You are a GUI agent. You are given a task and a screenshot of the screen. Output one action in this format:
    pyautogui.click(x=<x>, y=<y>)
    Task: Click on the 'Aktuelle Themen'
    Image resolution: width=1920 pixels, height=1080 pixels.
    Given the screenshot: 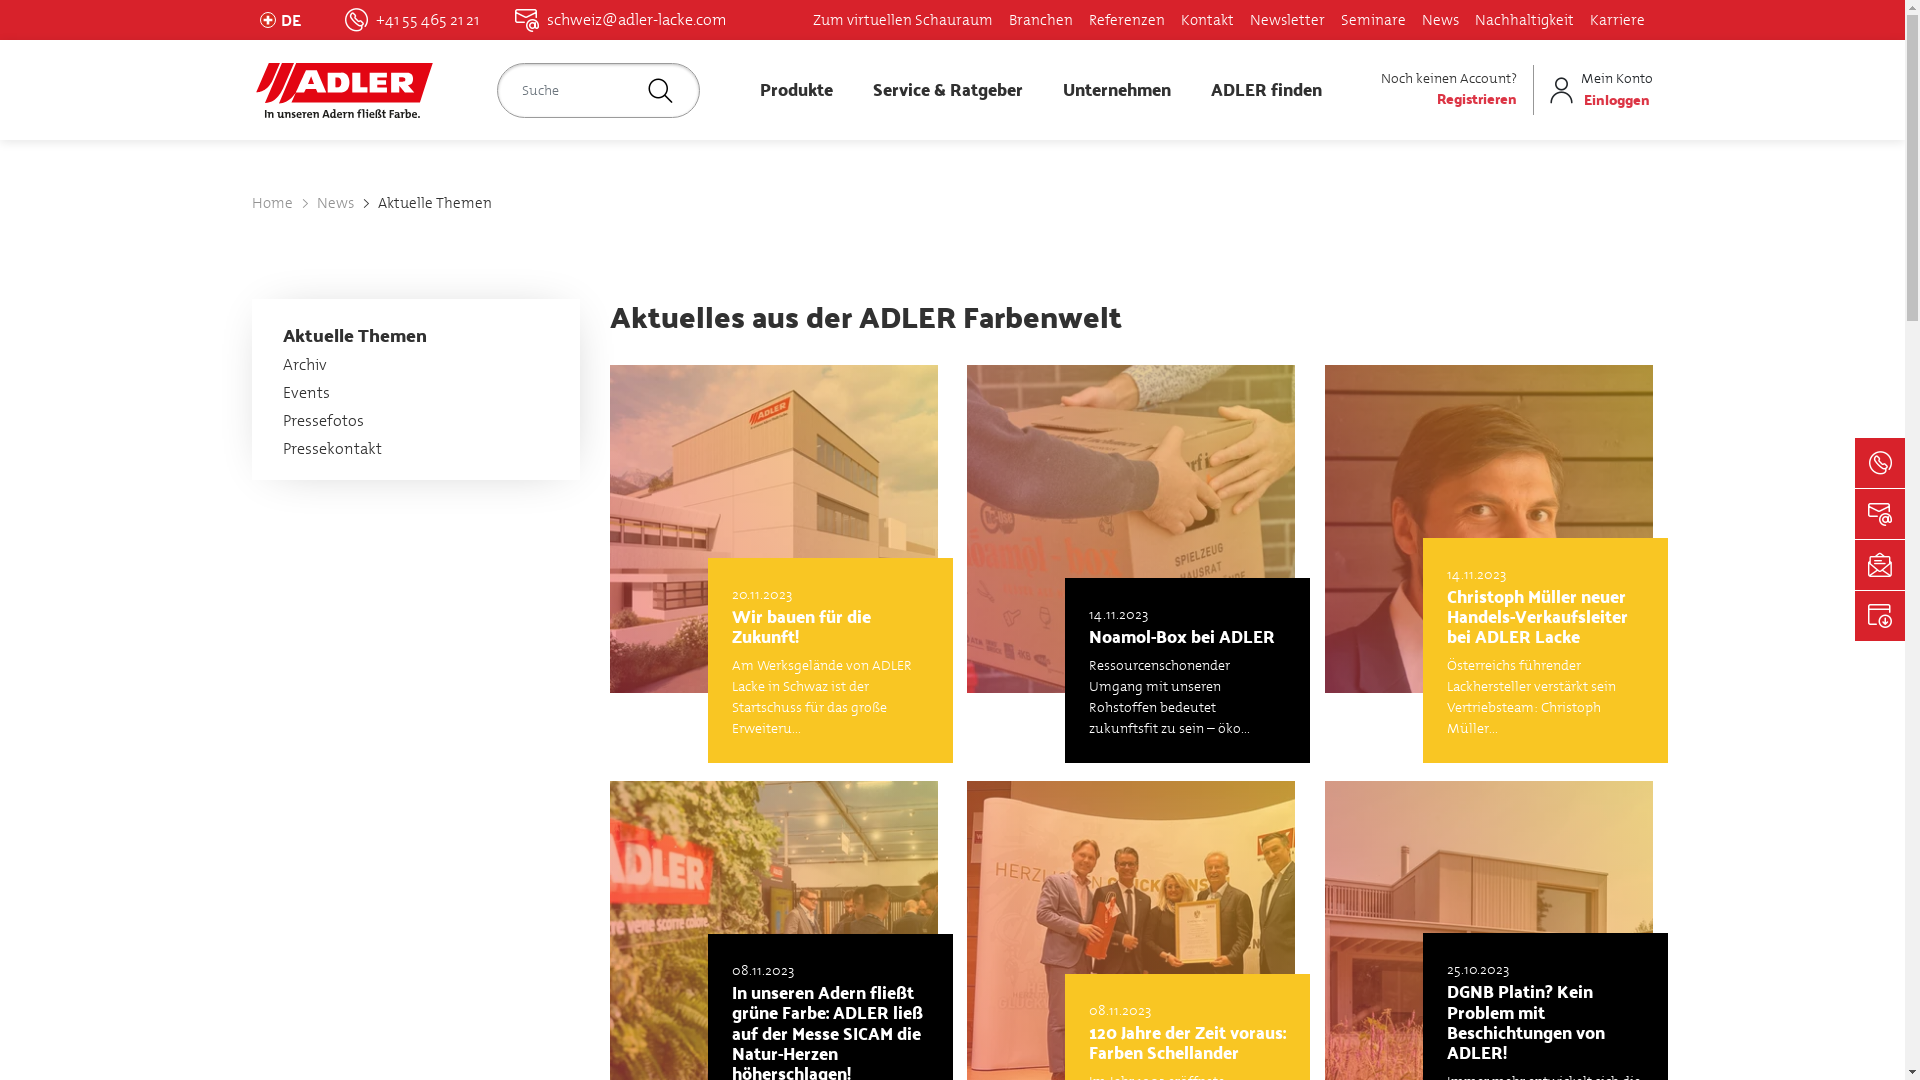 What is the action you would take?
    pyautogui.click(x=434, y=203)
    